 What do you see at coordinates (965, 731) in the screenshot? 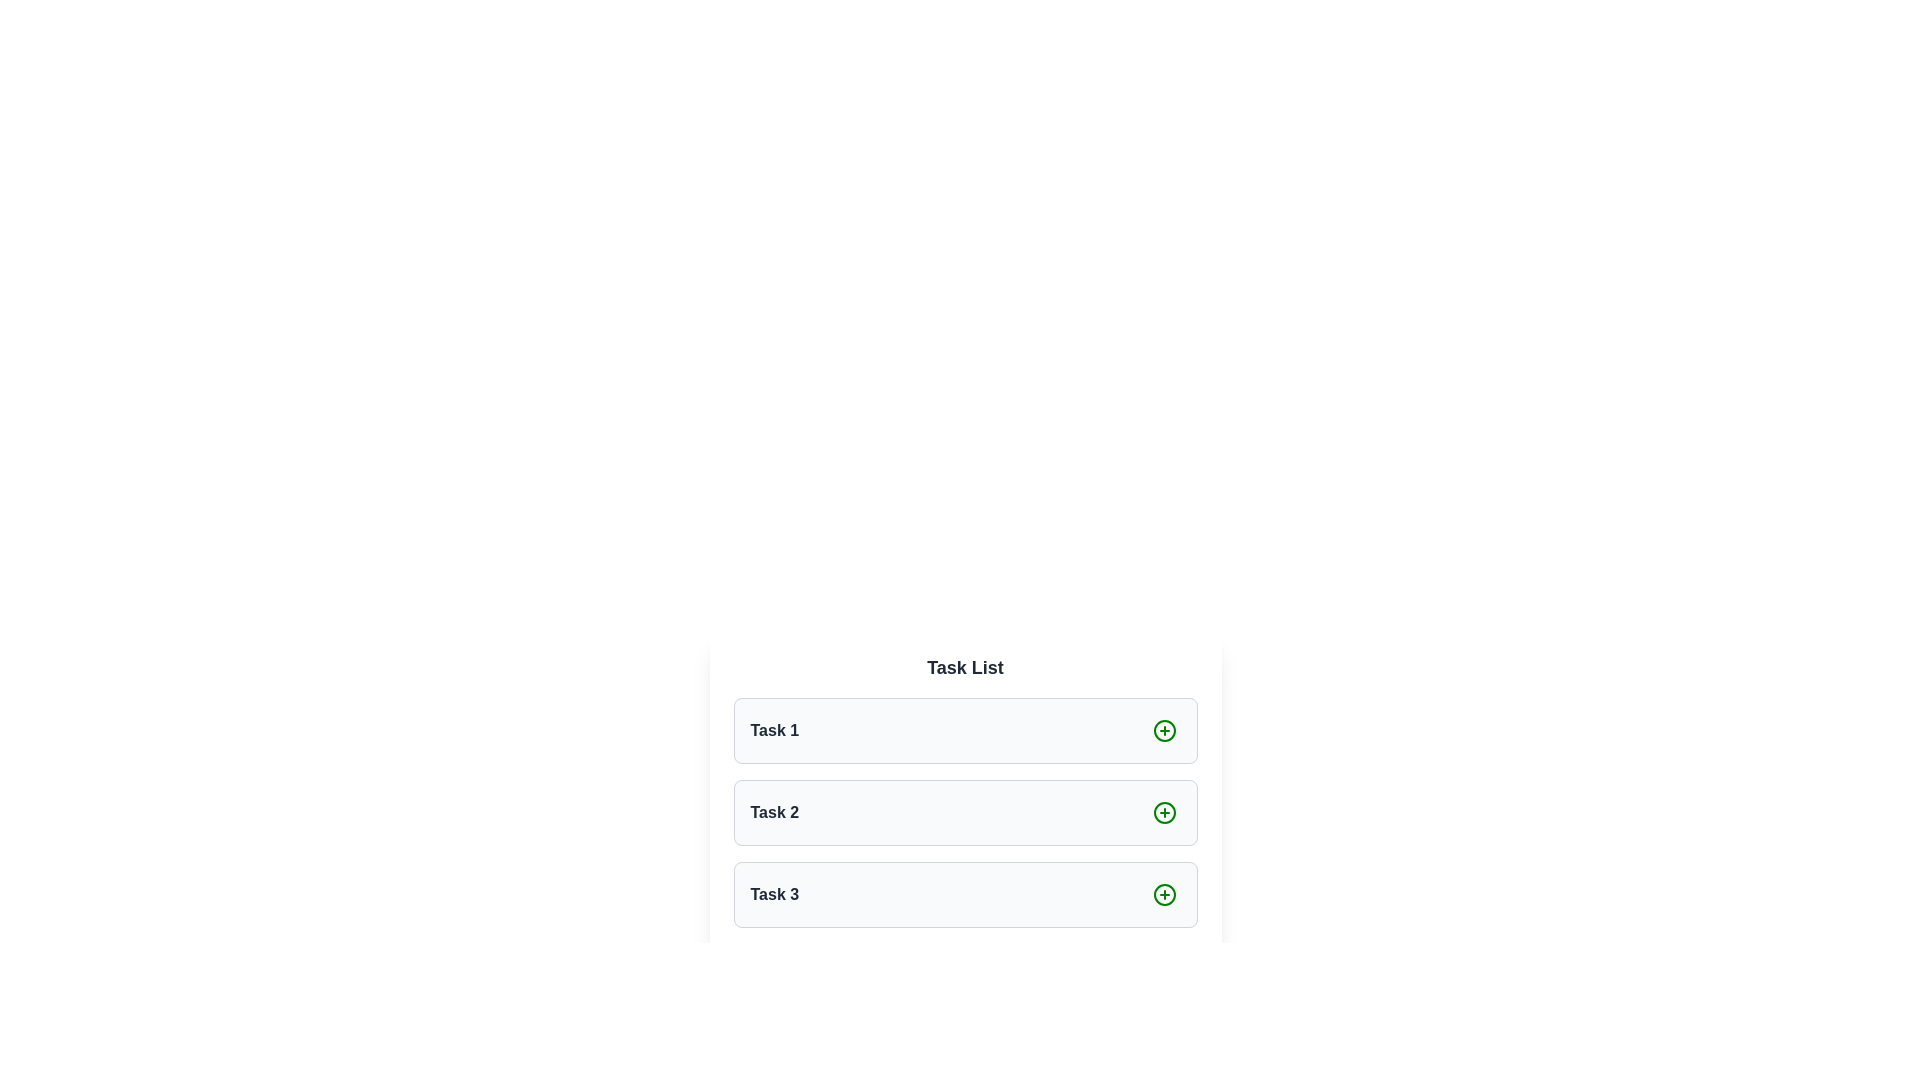
I see `the task item labeled 'Task 1'` at bounding box center [965, 731].